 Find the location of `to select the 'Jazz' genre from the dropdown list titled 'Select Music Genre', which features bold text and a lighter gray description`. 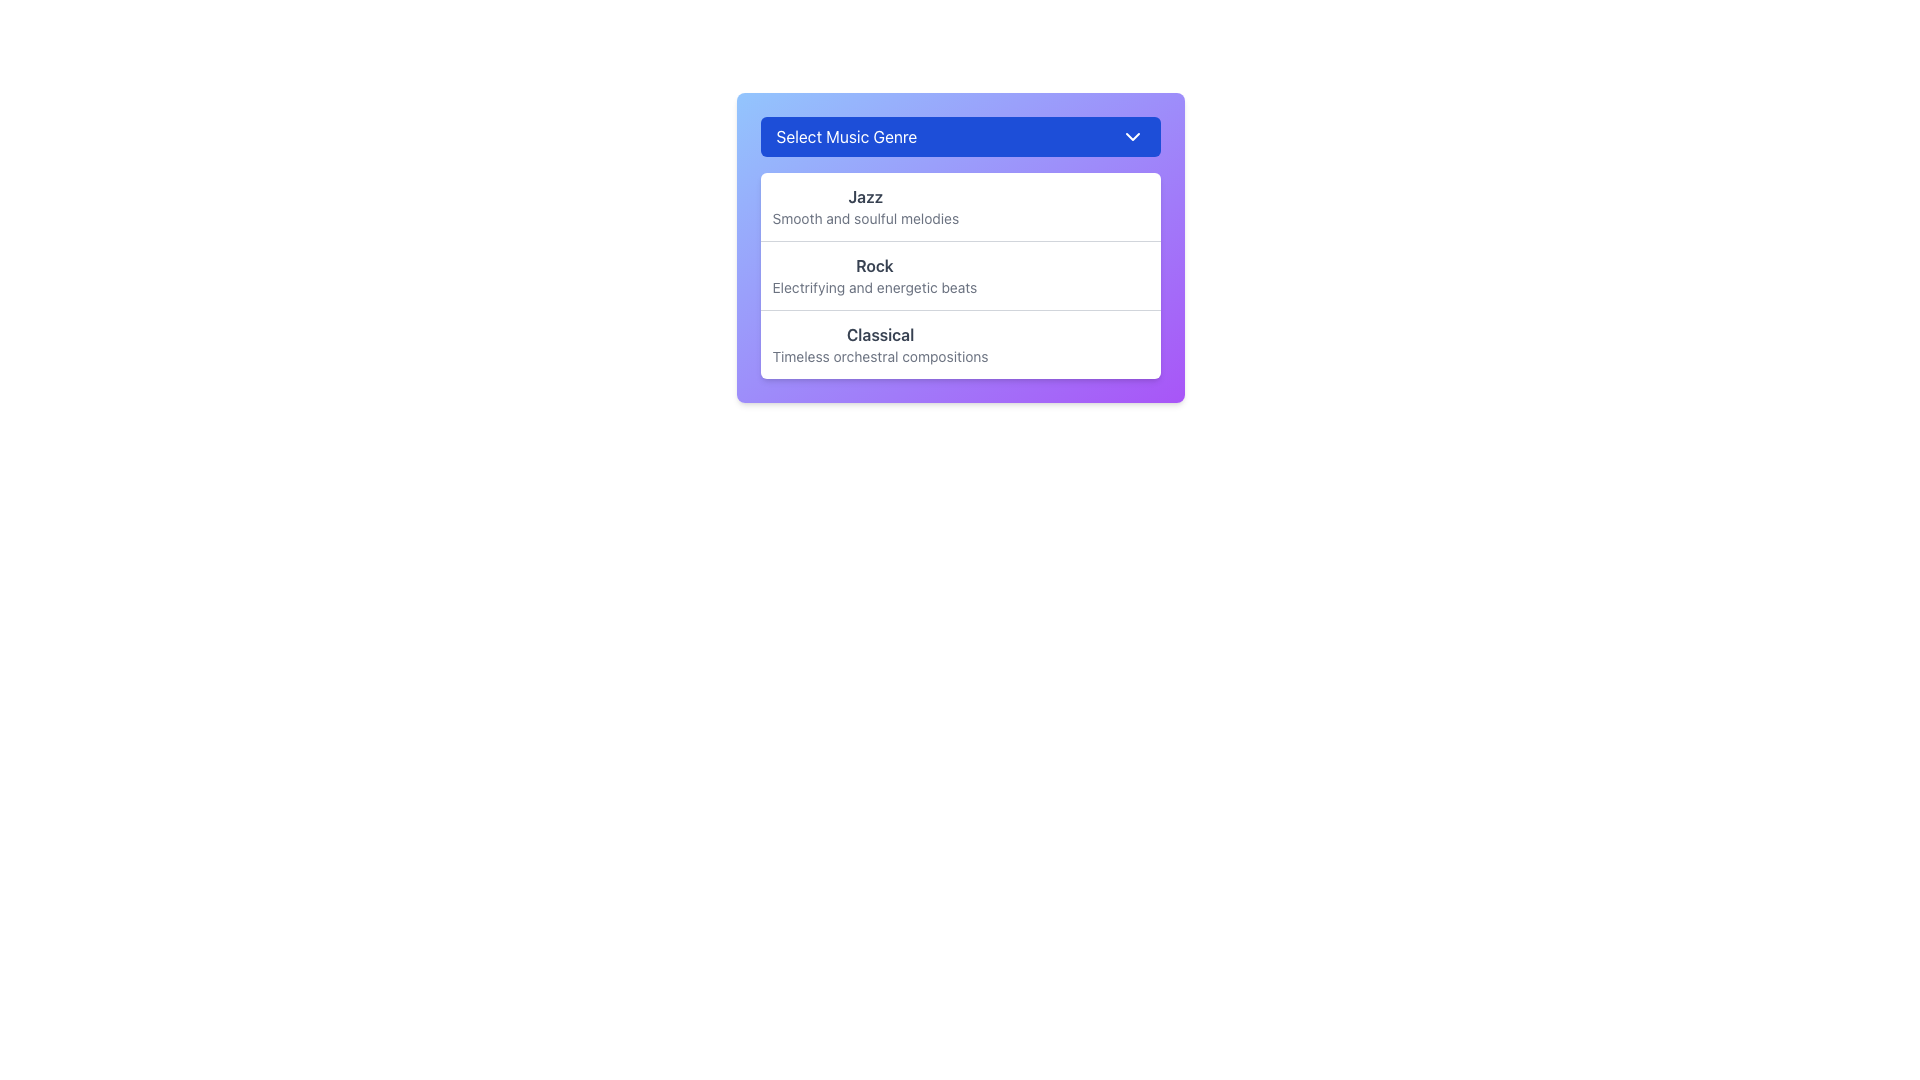

to select the 'Jazz' genre from the dropdown list titled 'Select Music Genre', which features bold text and a lighter gray description is located at coordinates (865, 207).